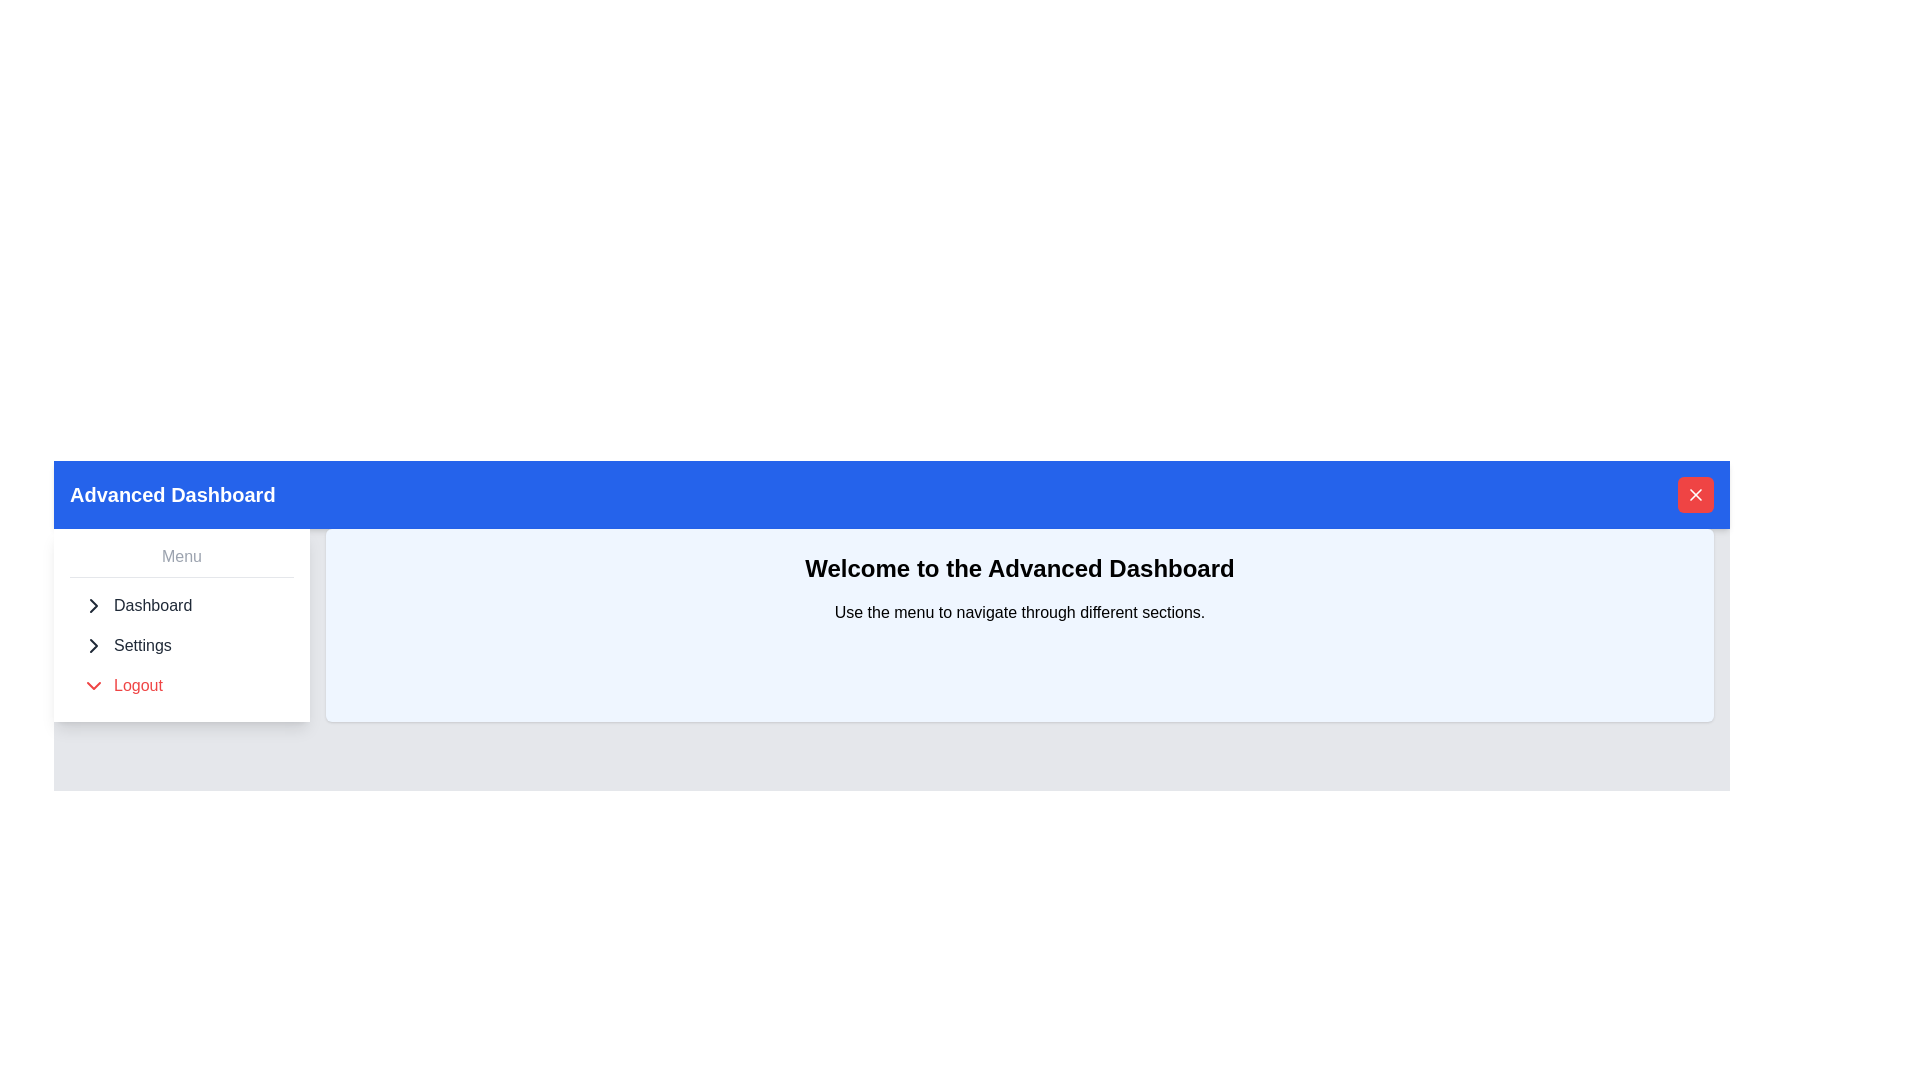 This screenshot has width=1920, height=1080. What do you see at coordinates (182, 561) in the screenshot?
I see `the static text label displaying 'Menu', which is styled with a grayish color and located at the top of the list in the left panel of the interface` at bounding box center [182, 561].